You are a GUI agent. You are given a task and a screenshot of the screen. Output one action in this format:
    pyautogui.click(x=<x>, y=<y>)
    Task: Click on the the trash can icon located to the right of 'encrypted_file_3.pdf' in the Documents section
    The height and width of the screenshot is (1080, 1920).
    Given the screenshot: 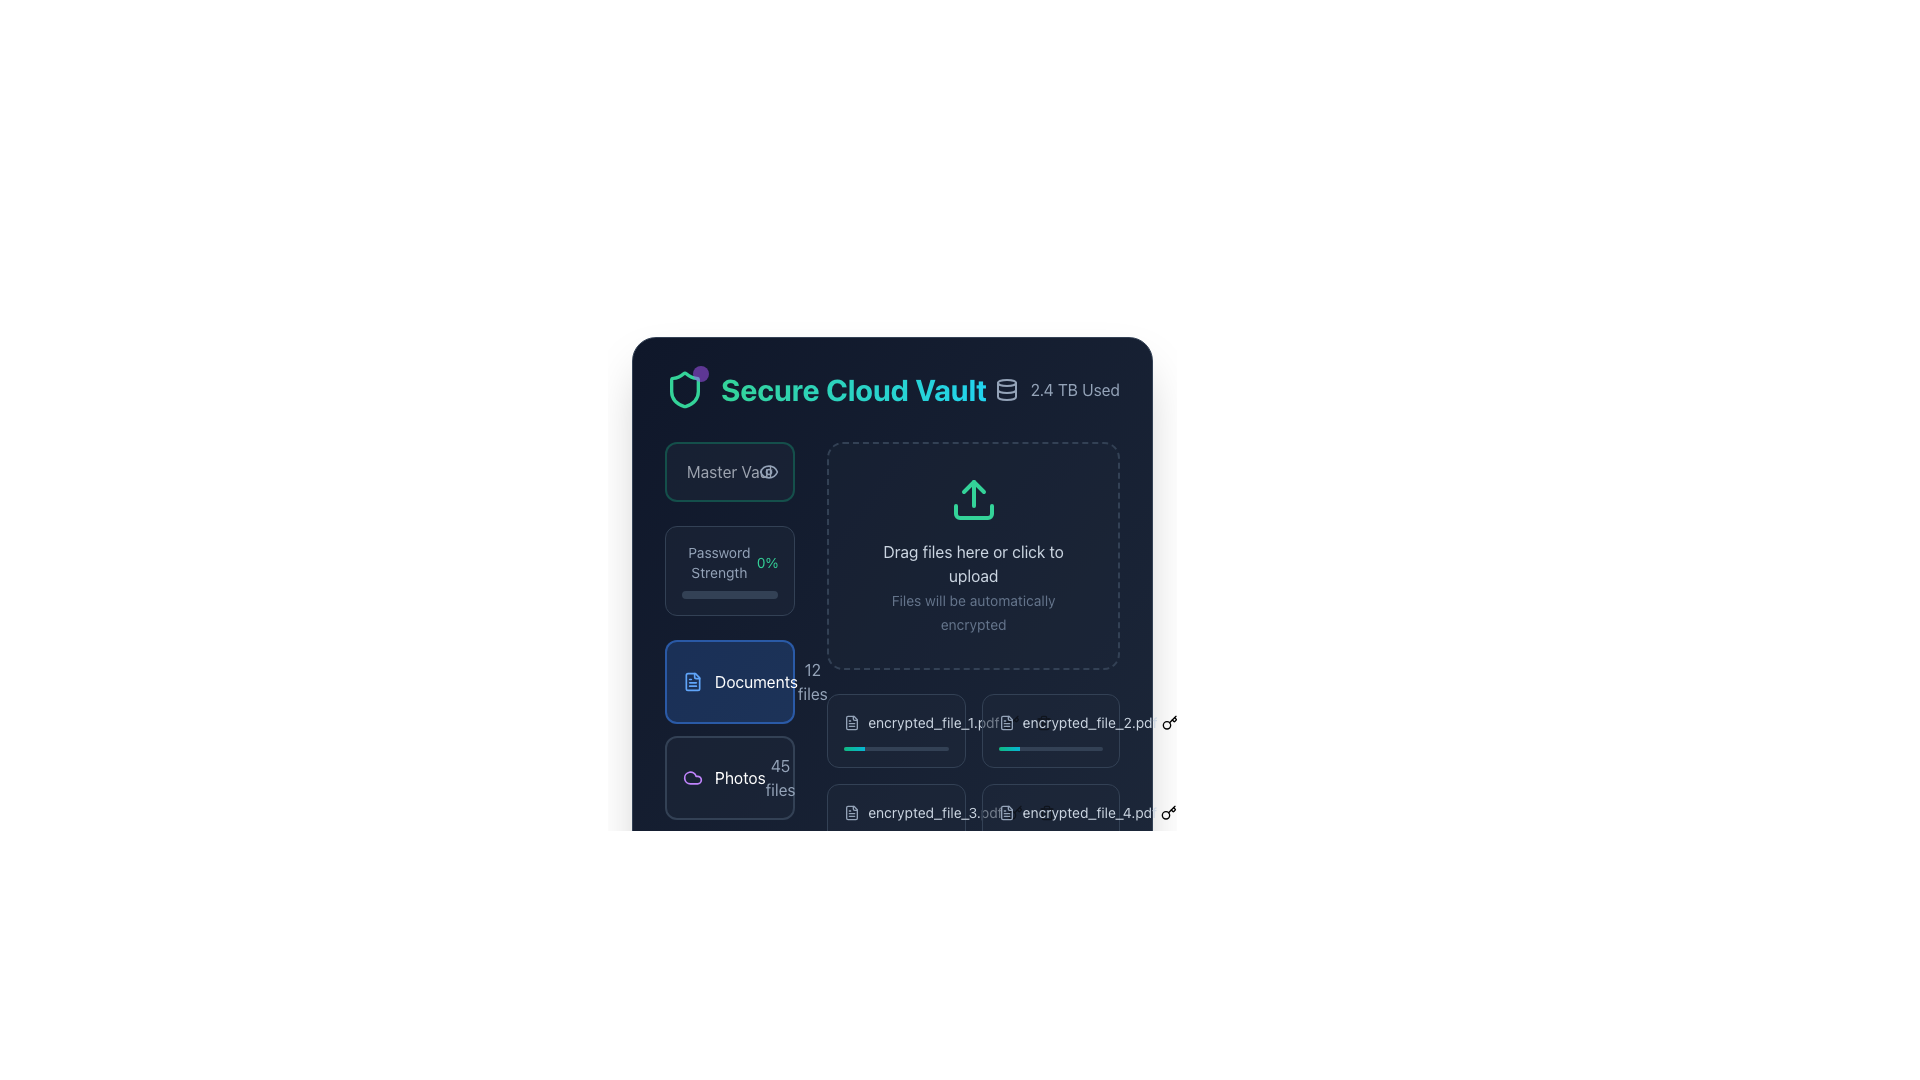 What is the action you would take?
    pyautogui.click(x=1030, y=813)
    